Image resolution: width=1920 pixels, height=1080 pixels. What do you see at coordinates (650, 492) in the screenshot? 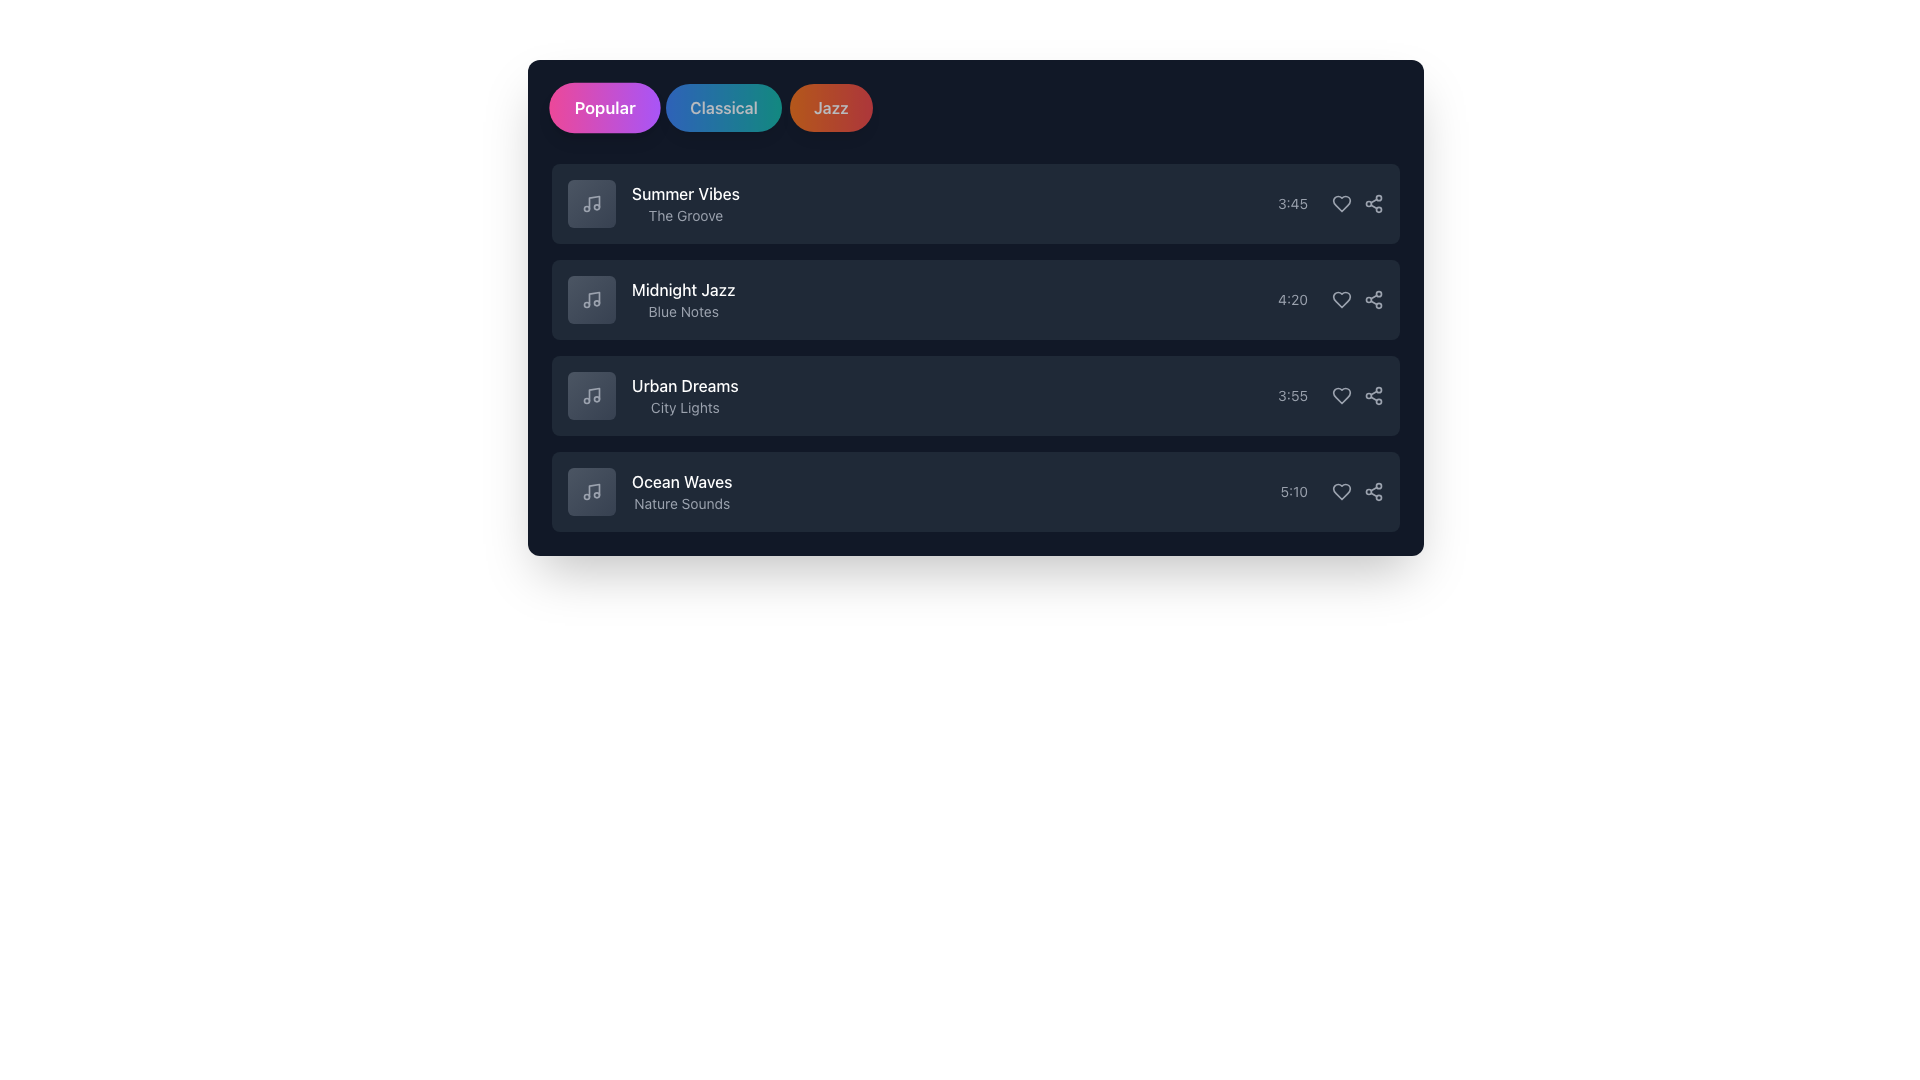
I see `the Text component displaying 'Ocean Waves' and 'Nature Sounds' in the fourth row of the list, which is positioned to the right of a grey music note icon` at bounding box center [650, 492].